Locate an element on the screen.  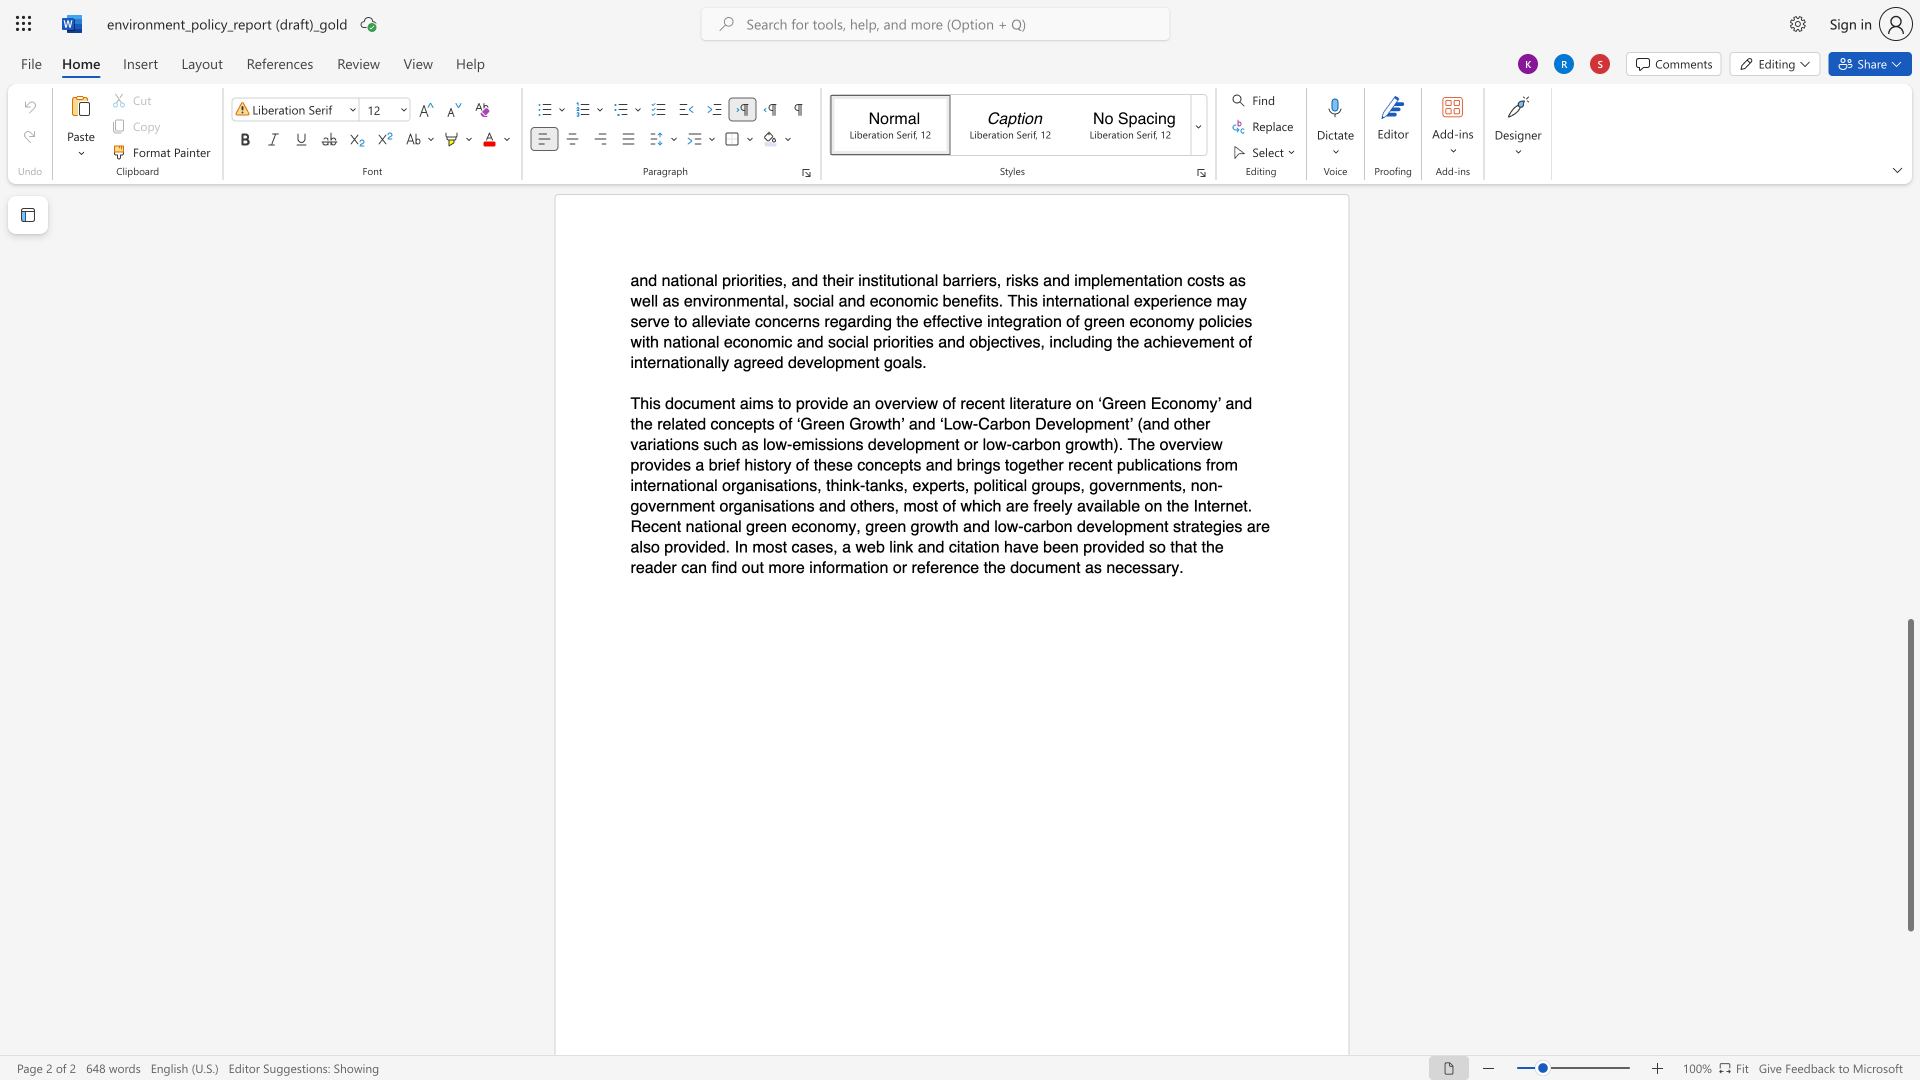
the scrollbar to move the page up is located at coordinates (1909, 380).